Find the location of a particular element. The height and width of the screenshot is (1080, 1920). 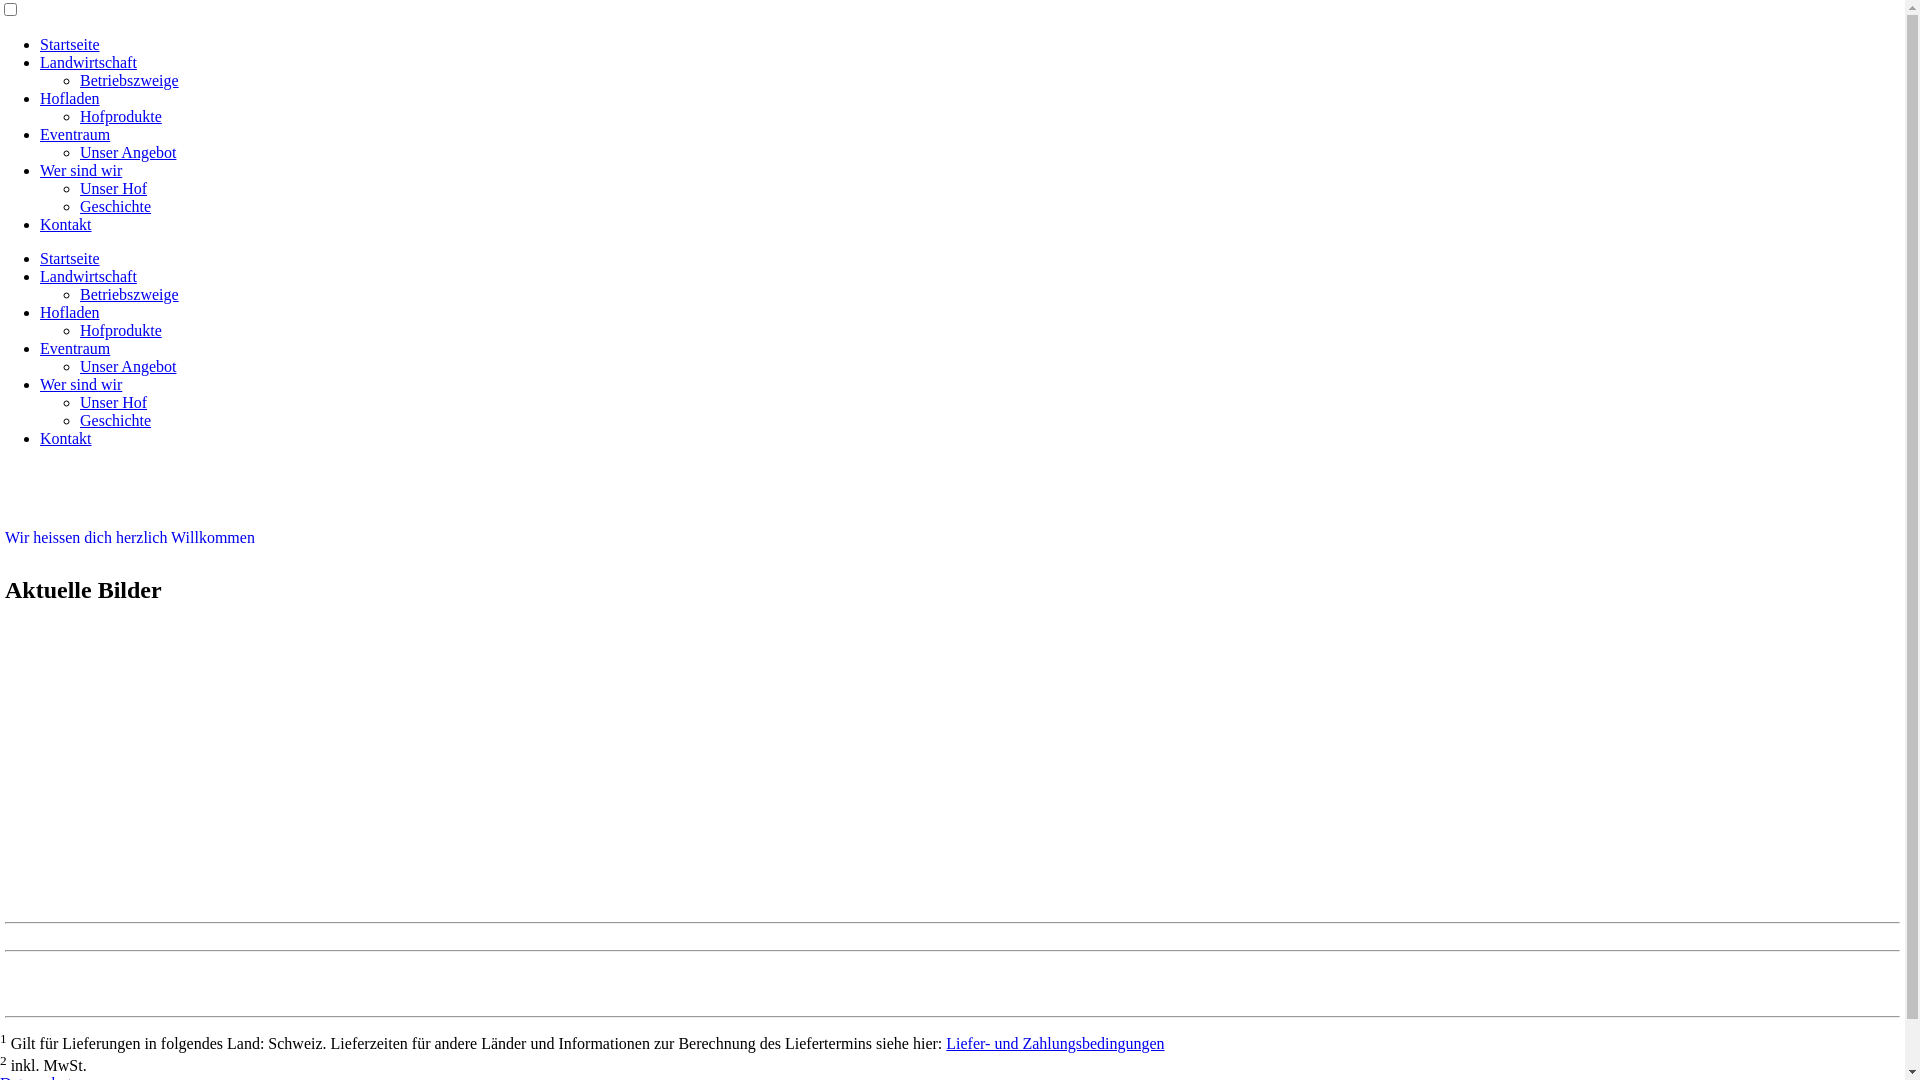

'Unser Hof' is located at coordinates (112, 402).